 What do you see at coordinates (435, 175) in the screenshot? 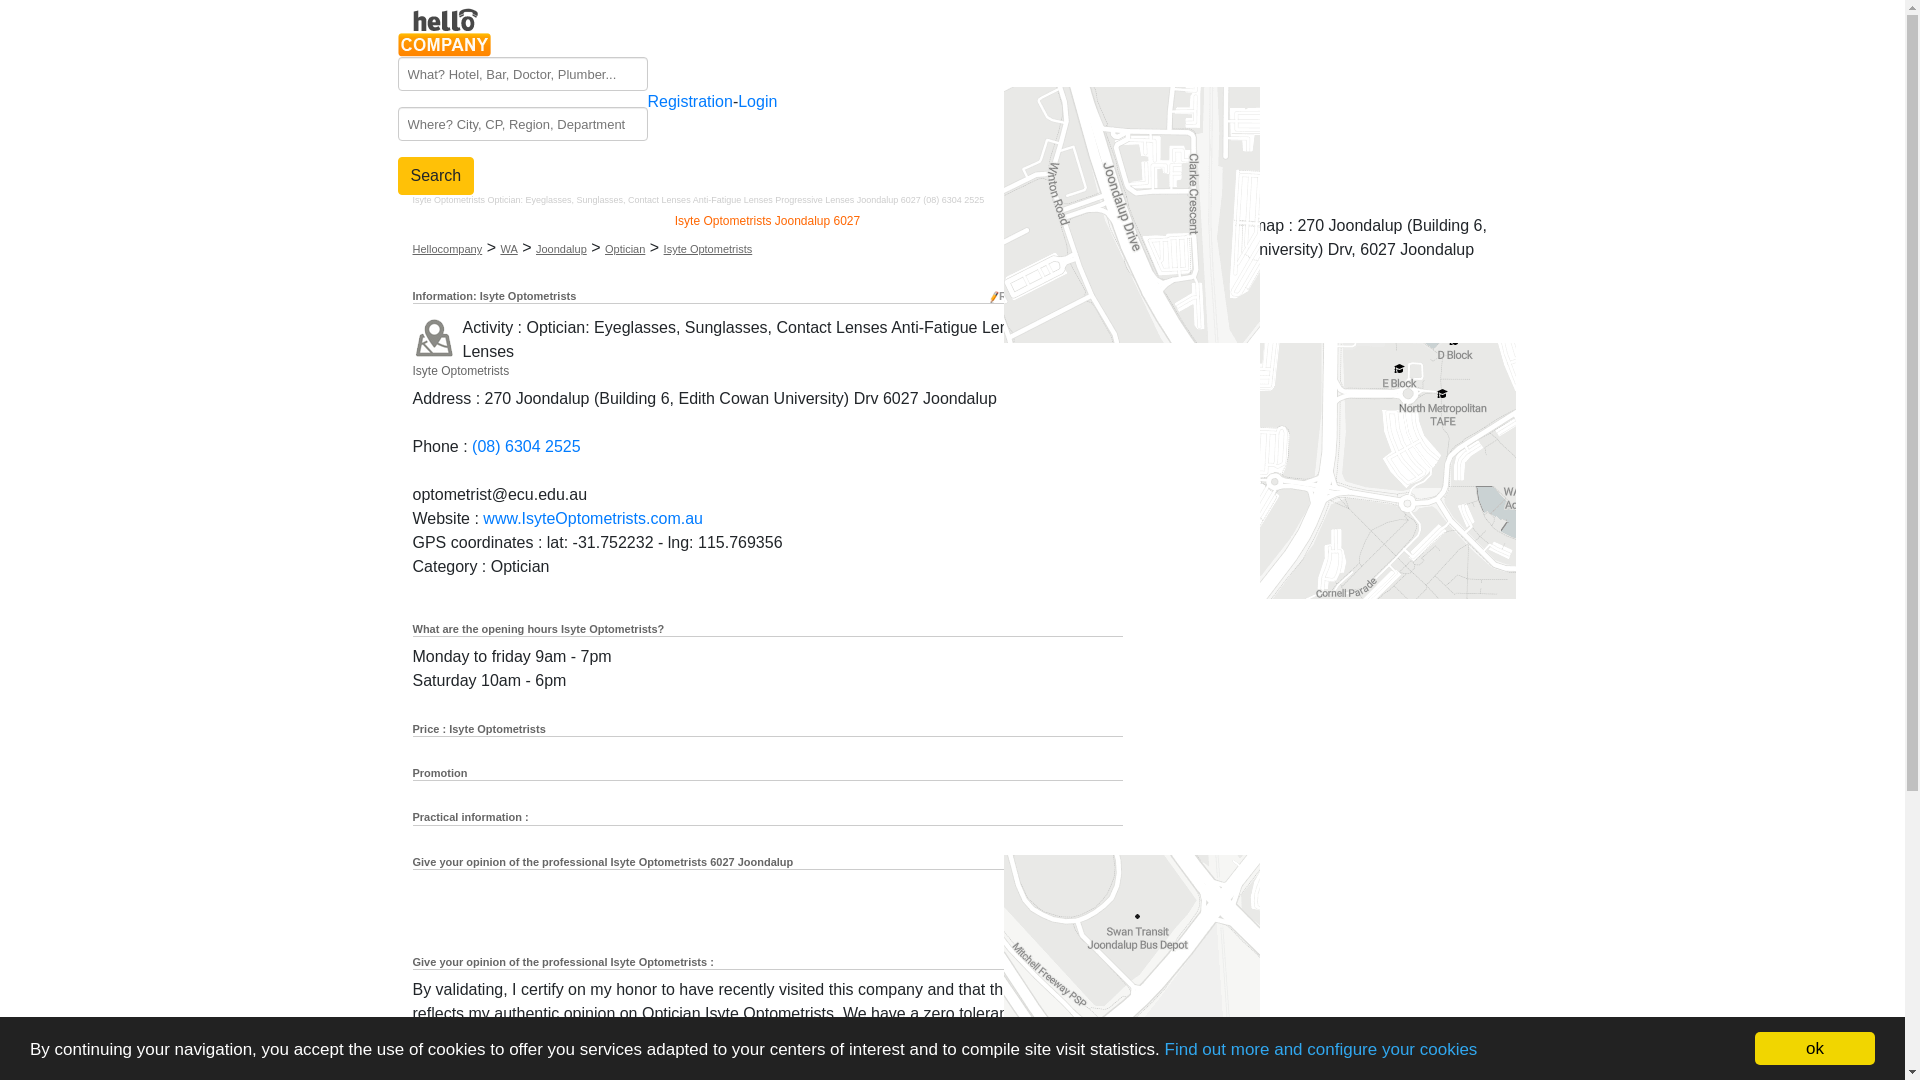
I see `'Search'` at bounding box center [435, 175].